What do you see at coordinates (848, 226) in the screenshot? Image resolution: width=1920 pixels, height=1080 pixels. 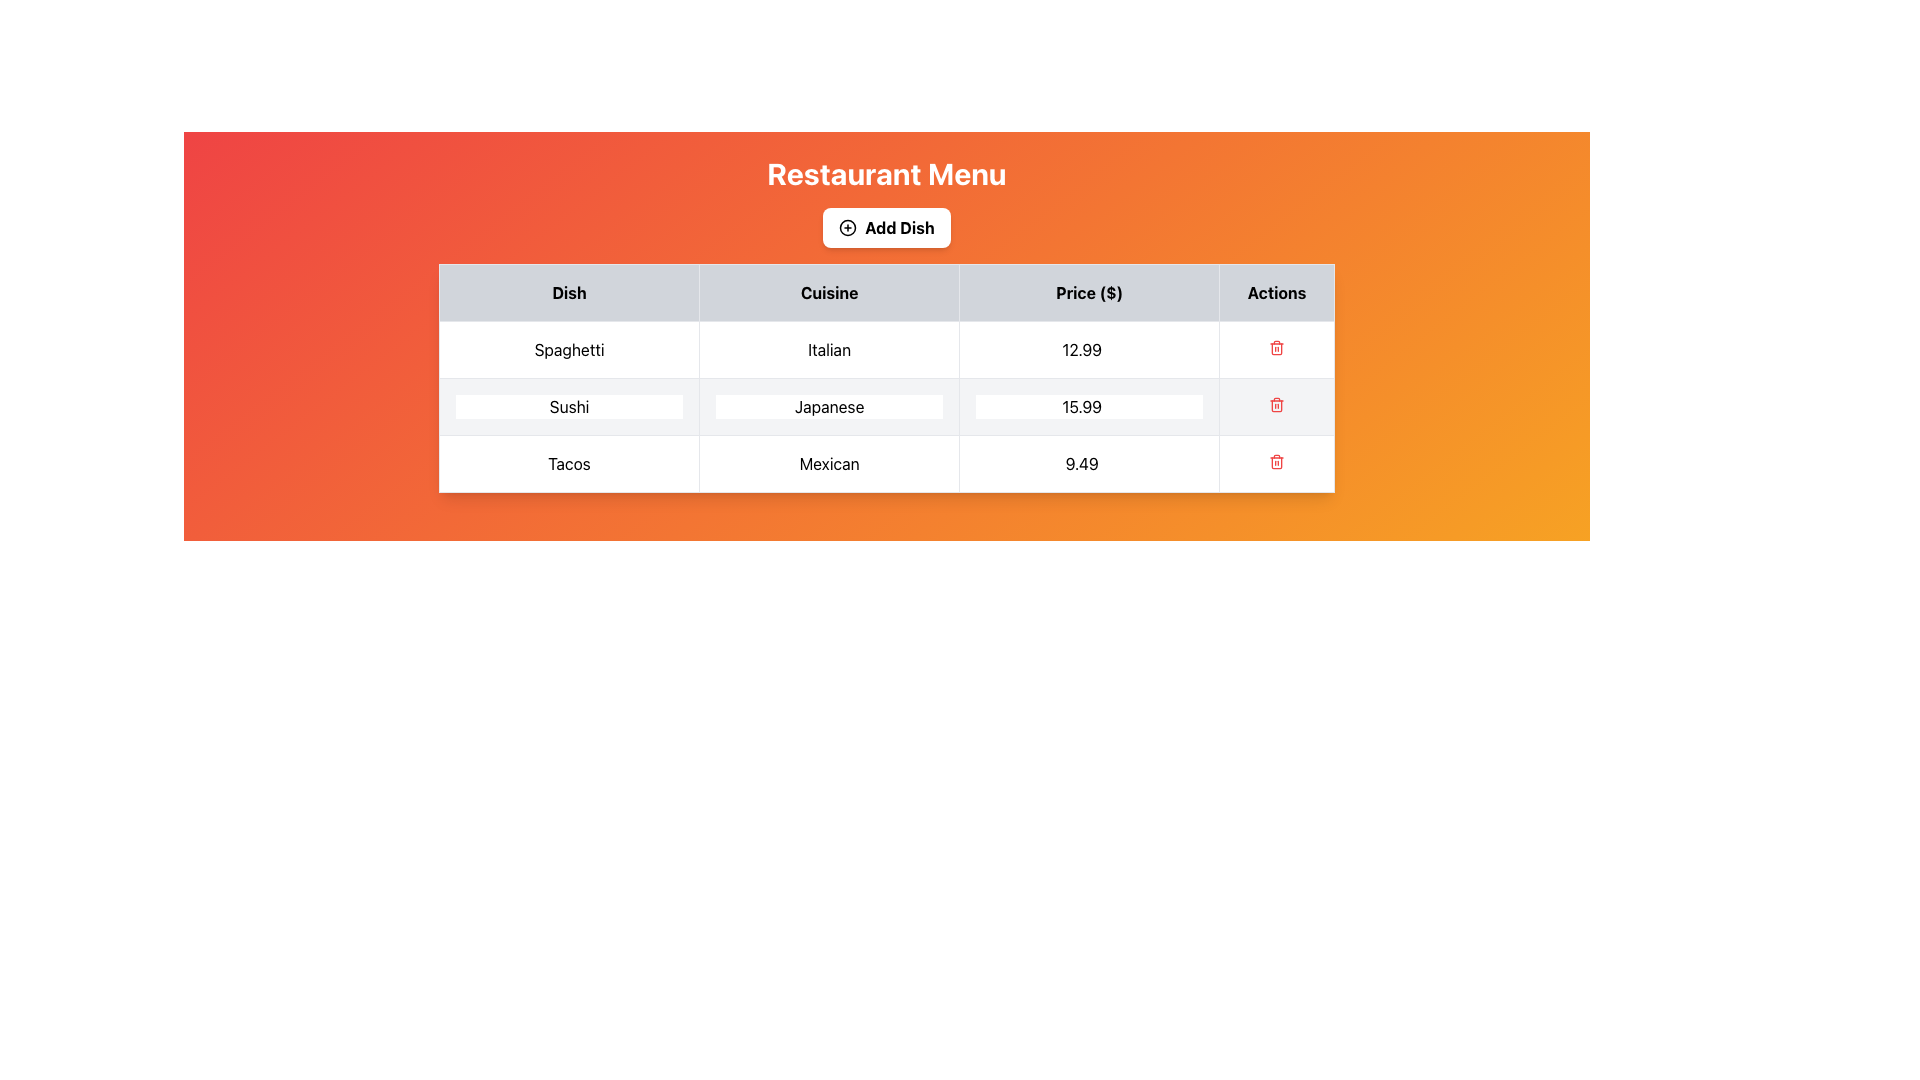 I see `the 'Add Dish' button which contains the icon indicating the addition operation, located centrally at the top of the interface under the title 'Restaurant Menu'` at bounding box center [848, 226].